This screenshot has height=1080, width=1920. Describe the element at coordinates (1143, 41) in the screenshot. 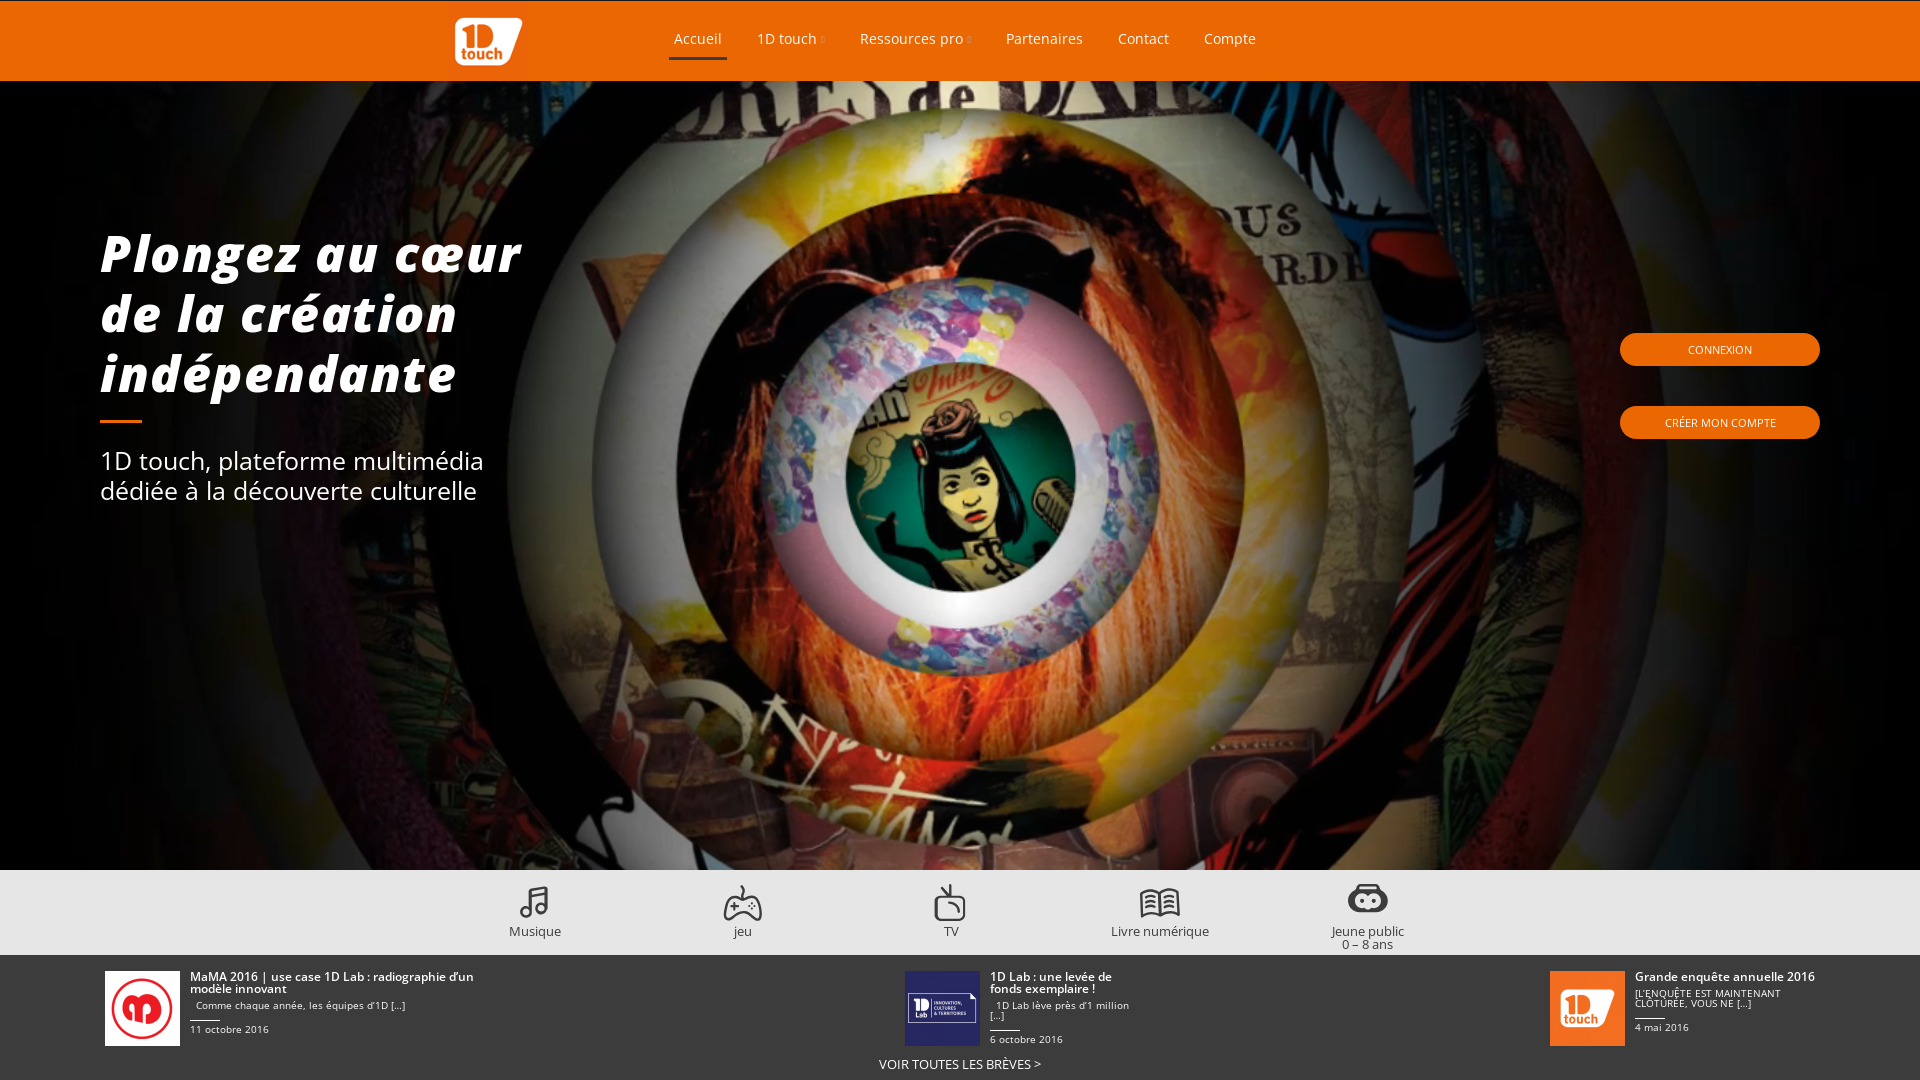

I see `'Contact'` at that location.